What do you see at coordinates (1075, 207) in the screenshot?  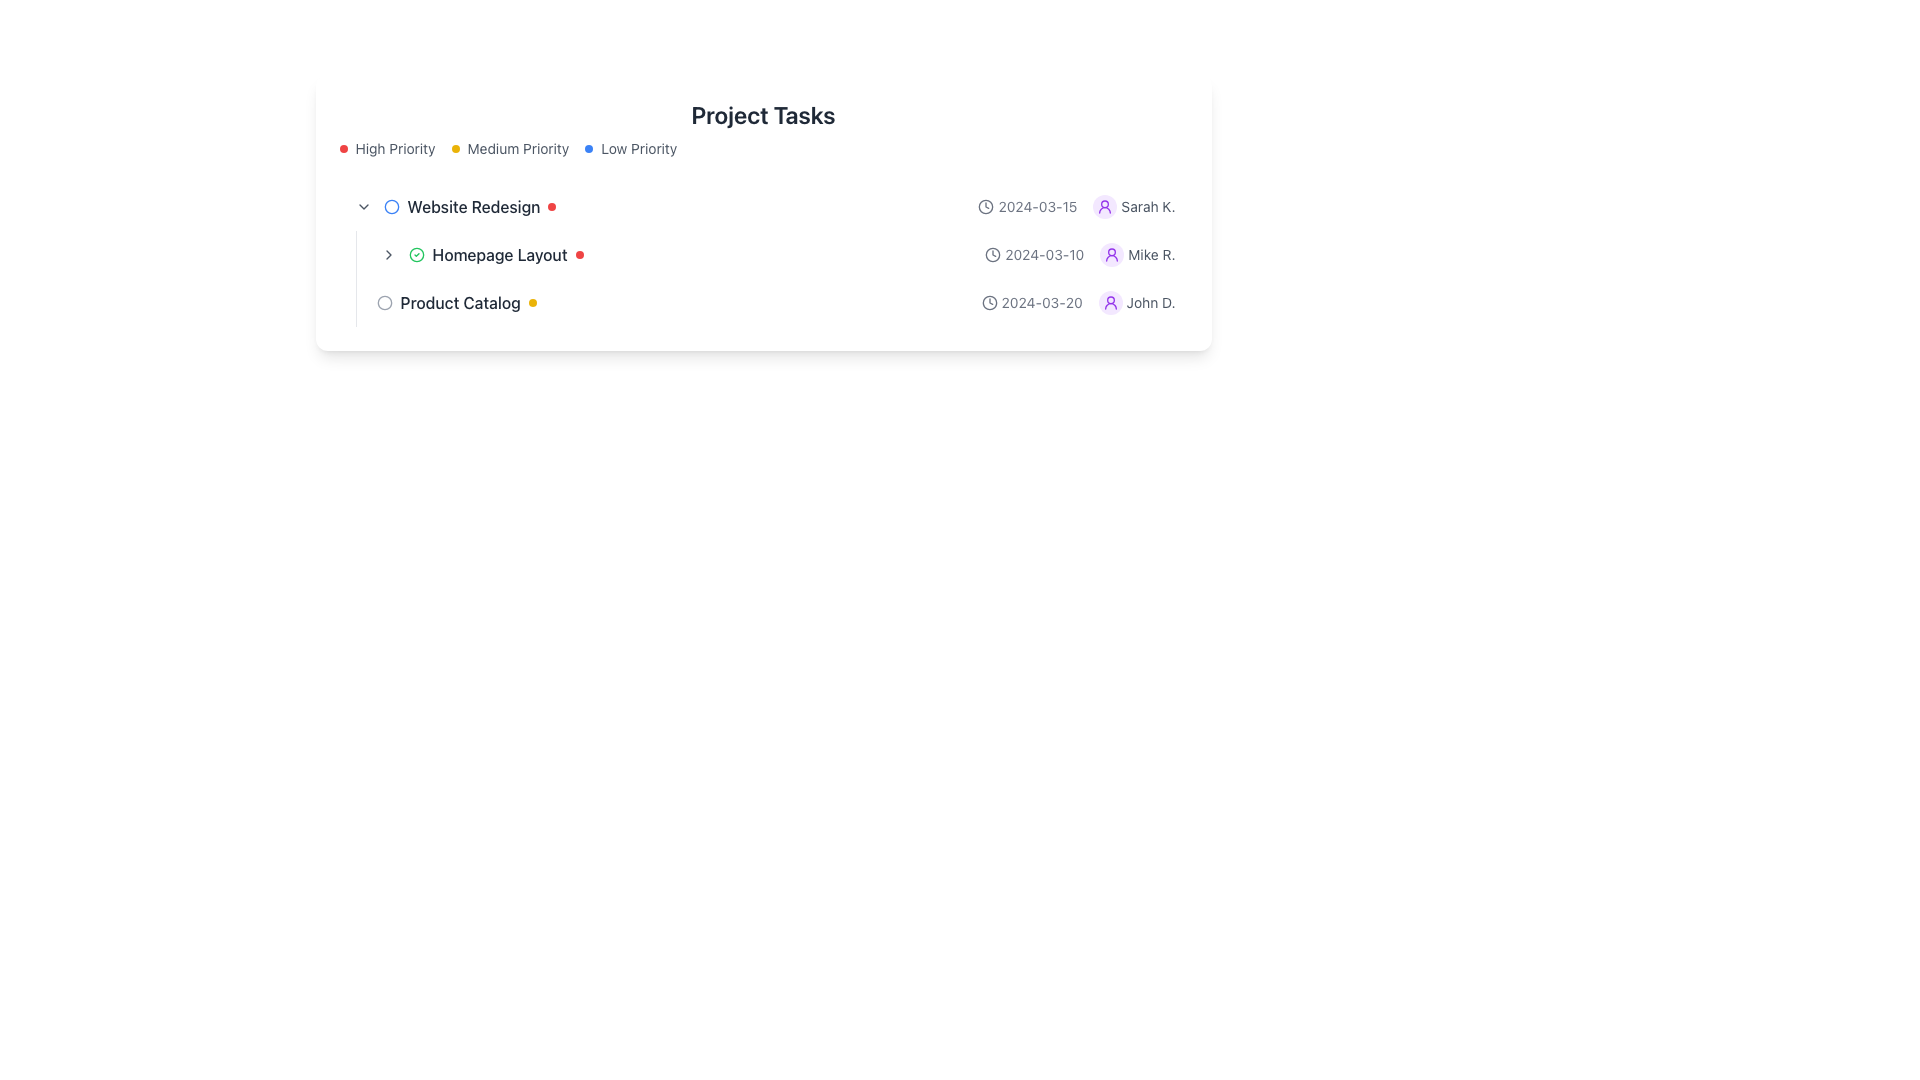 I see `the Composite element displaying the date '2024-03-15' and the assigned user 'Sarah K.'` at bounding box center [1075, 207].